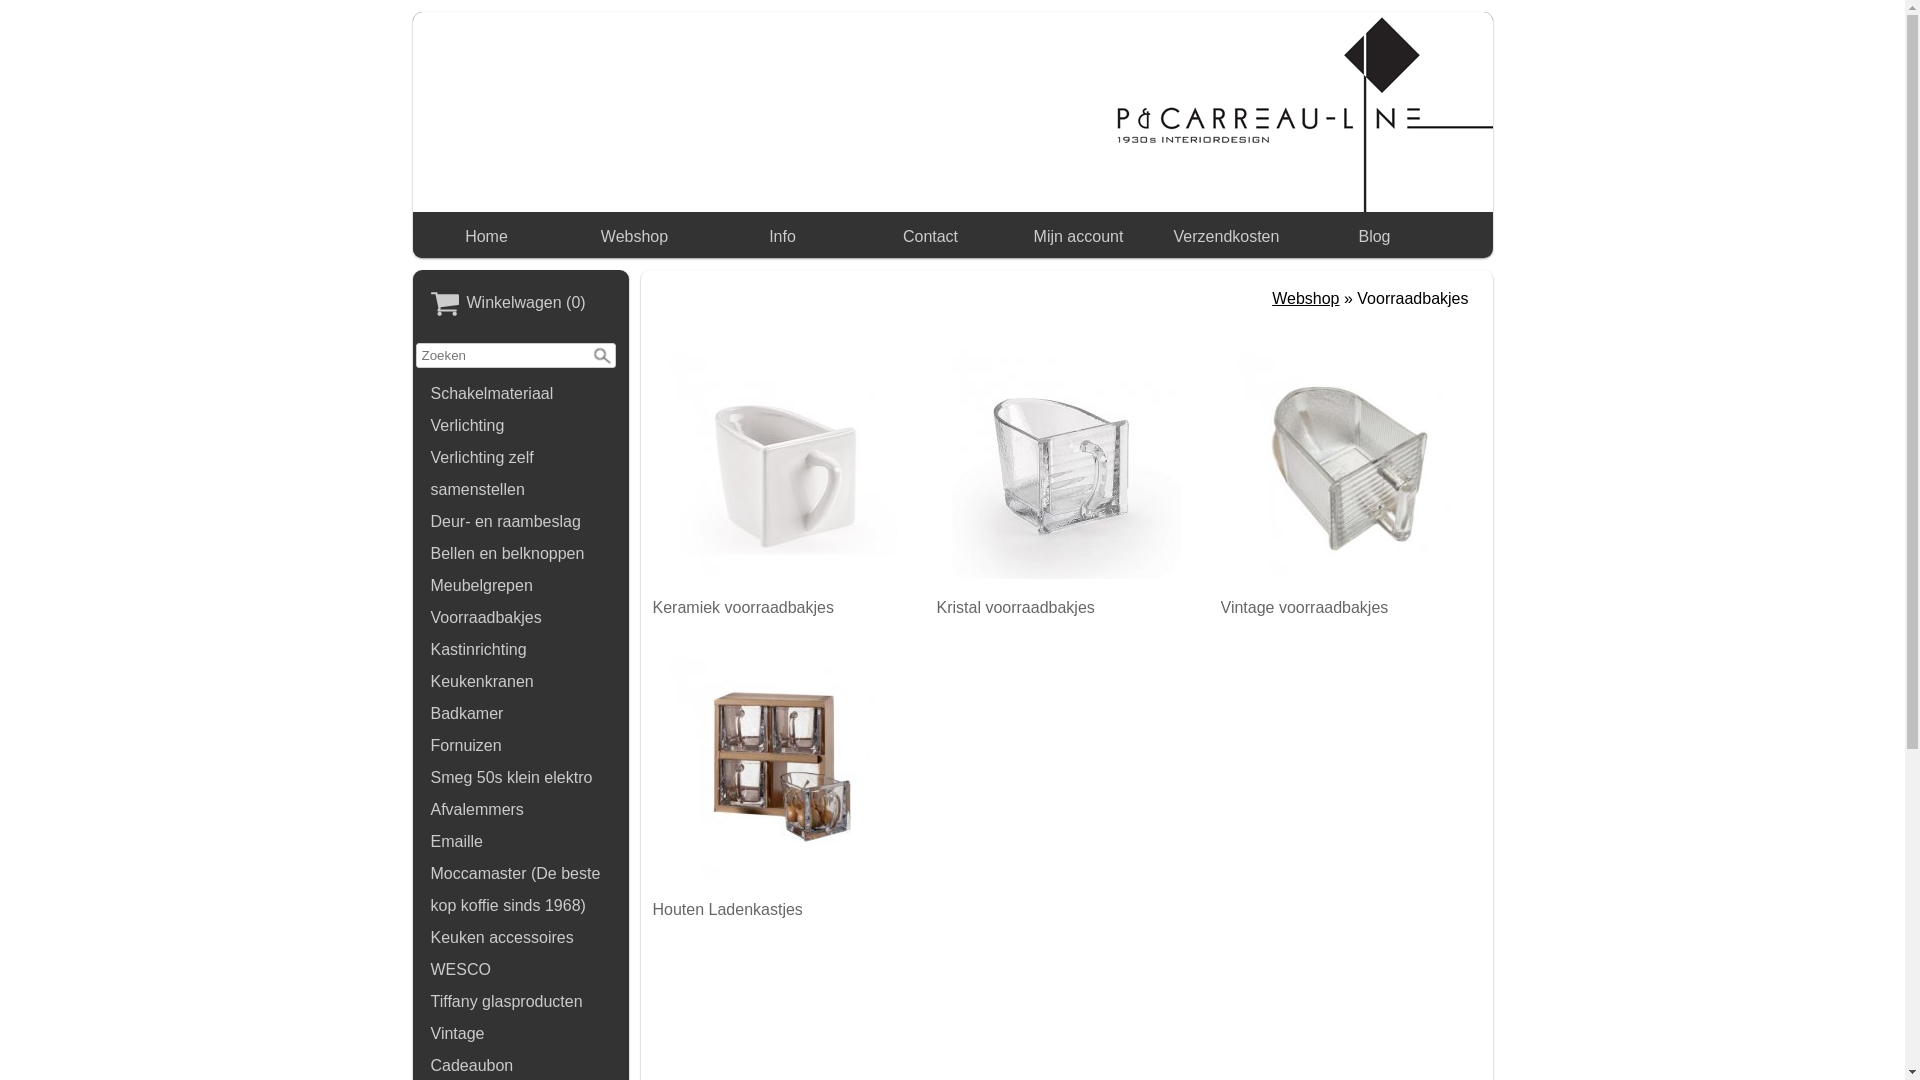 This screenshot has height=1080, width=1920. I want to click on 'WESCO', so click(415, 968).